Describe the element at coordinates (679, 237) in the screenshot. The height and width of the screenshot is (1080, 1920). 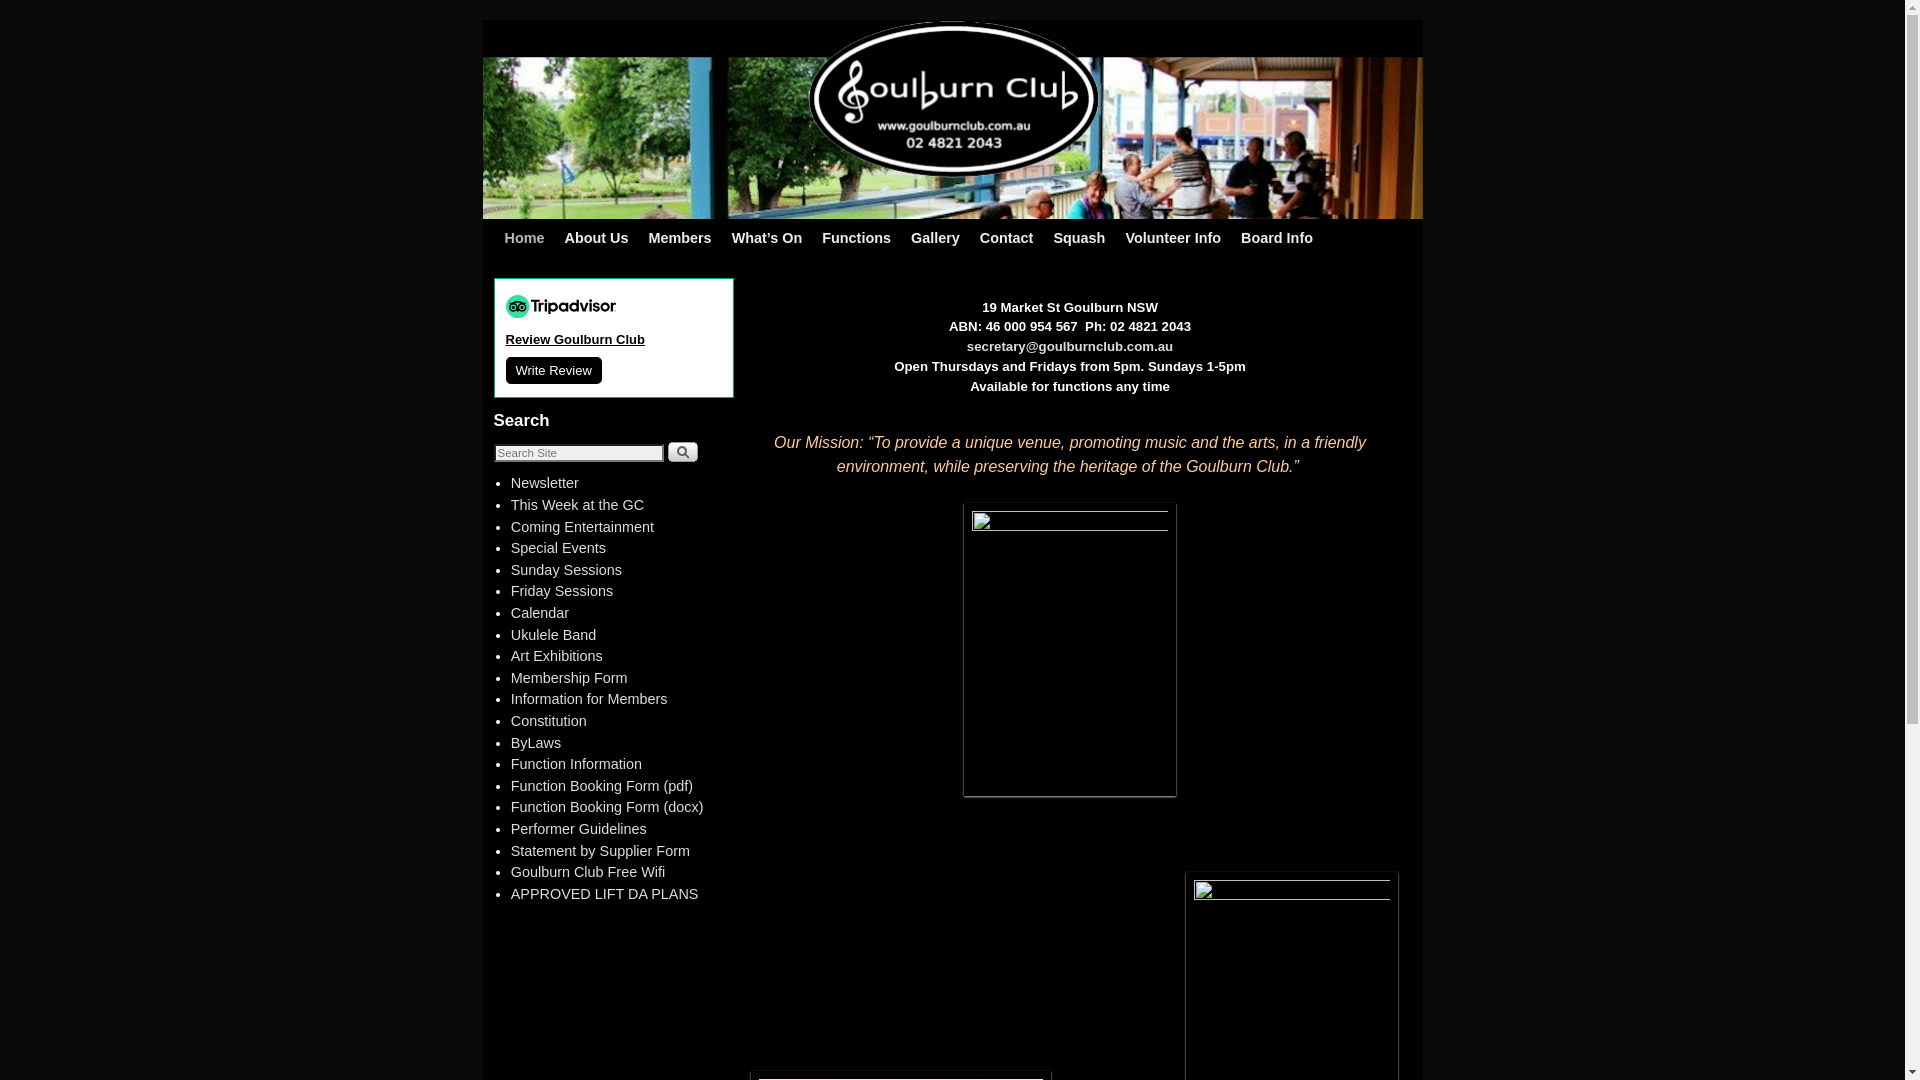
I see `'Members'` at that location.